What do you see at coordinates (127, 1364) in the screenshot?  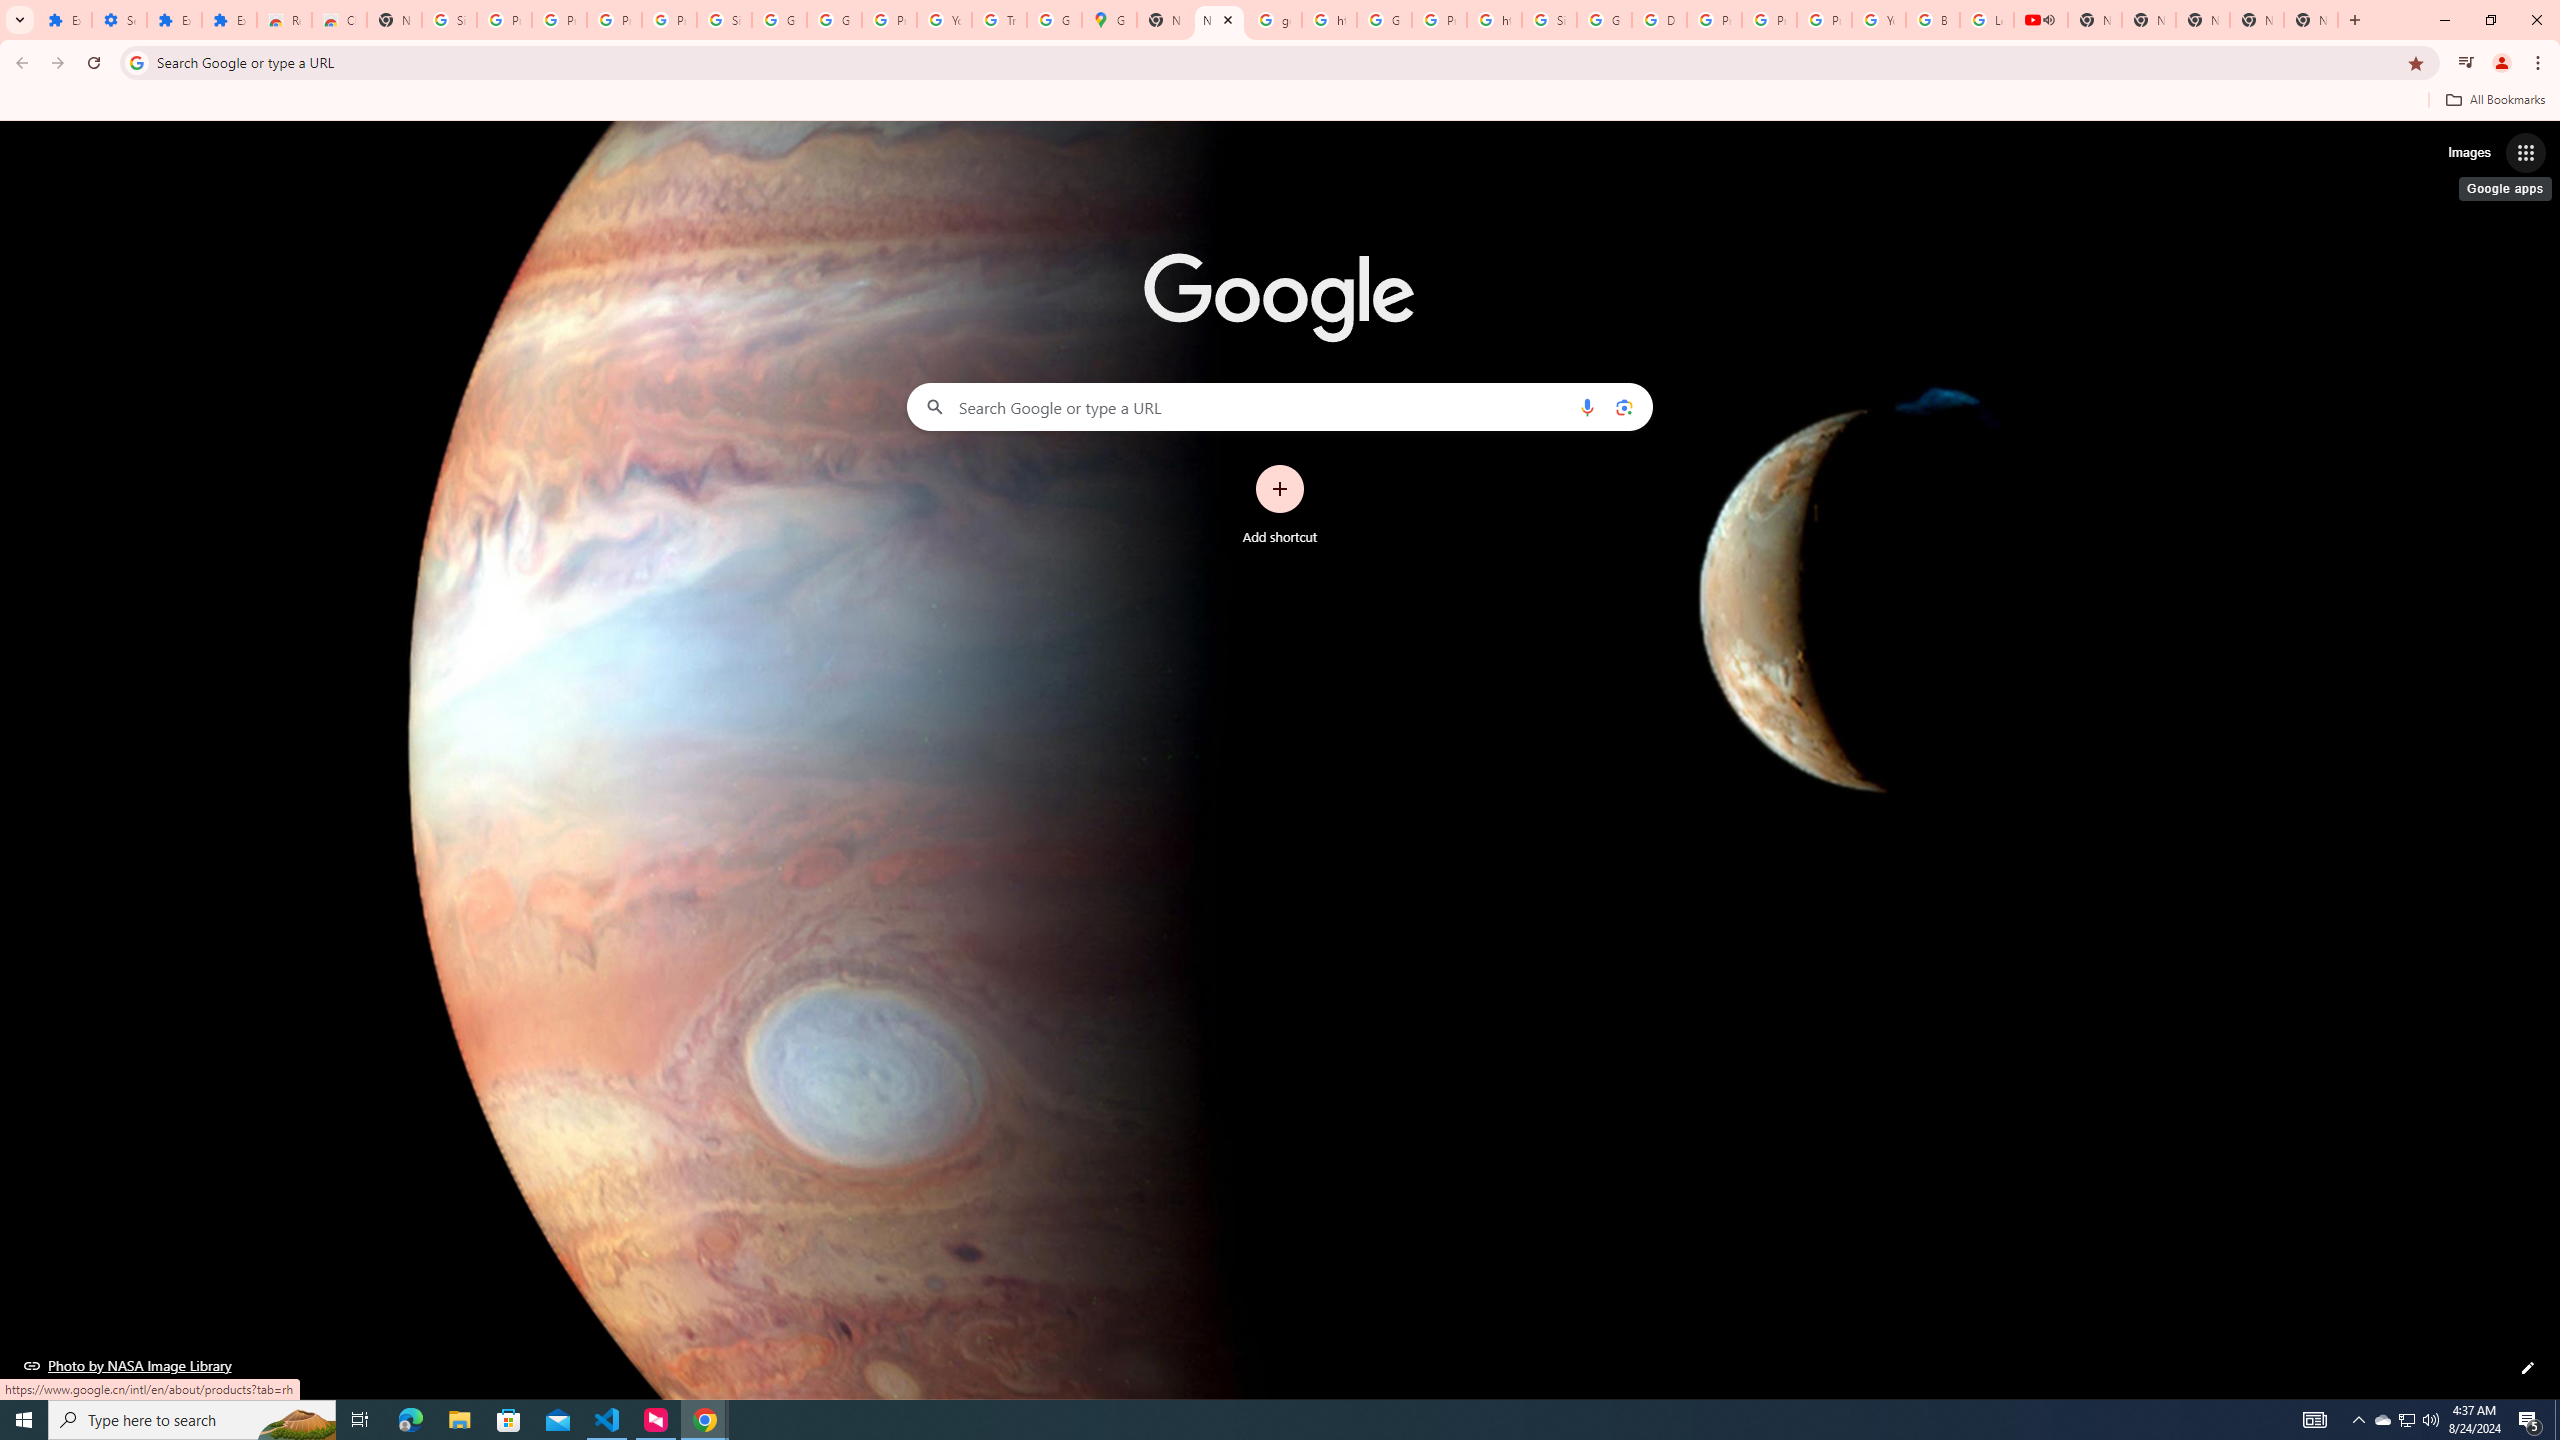 I see `'Photo by NASA Image Library'` at bounding box center [127, 1364].